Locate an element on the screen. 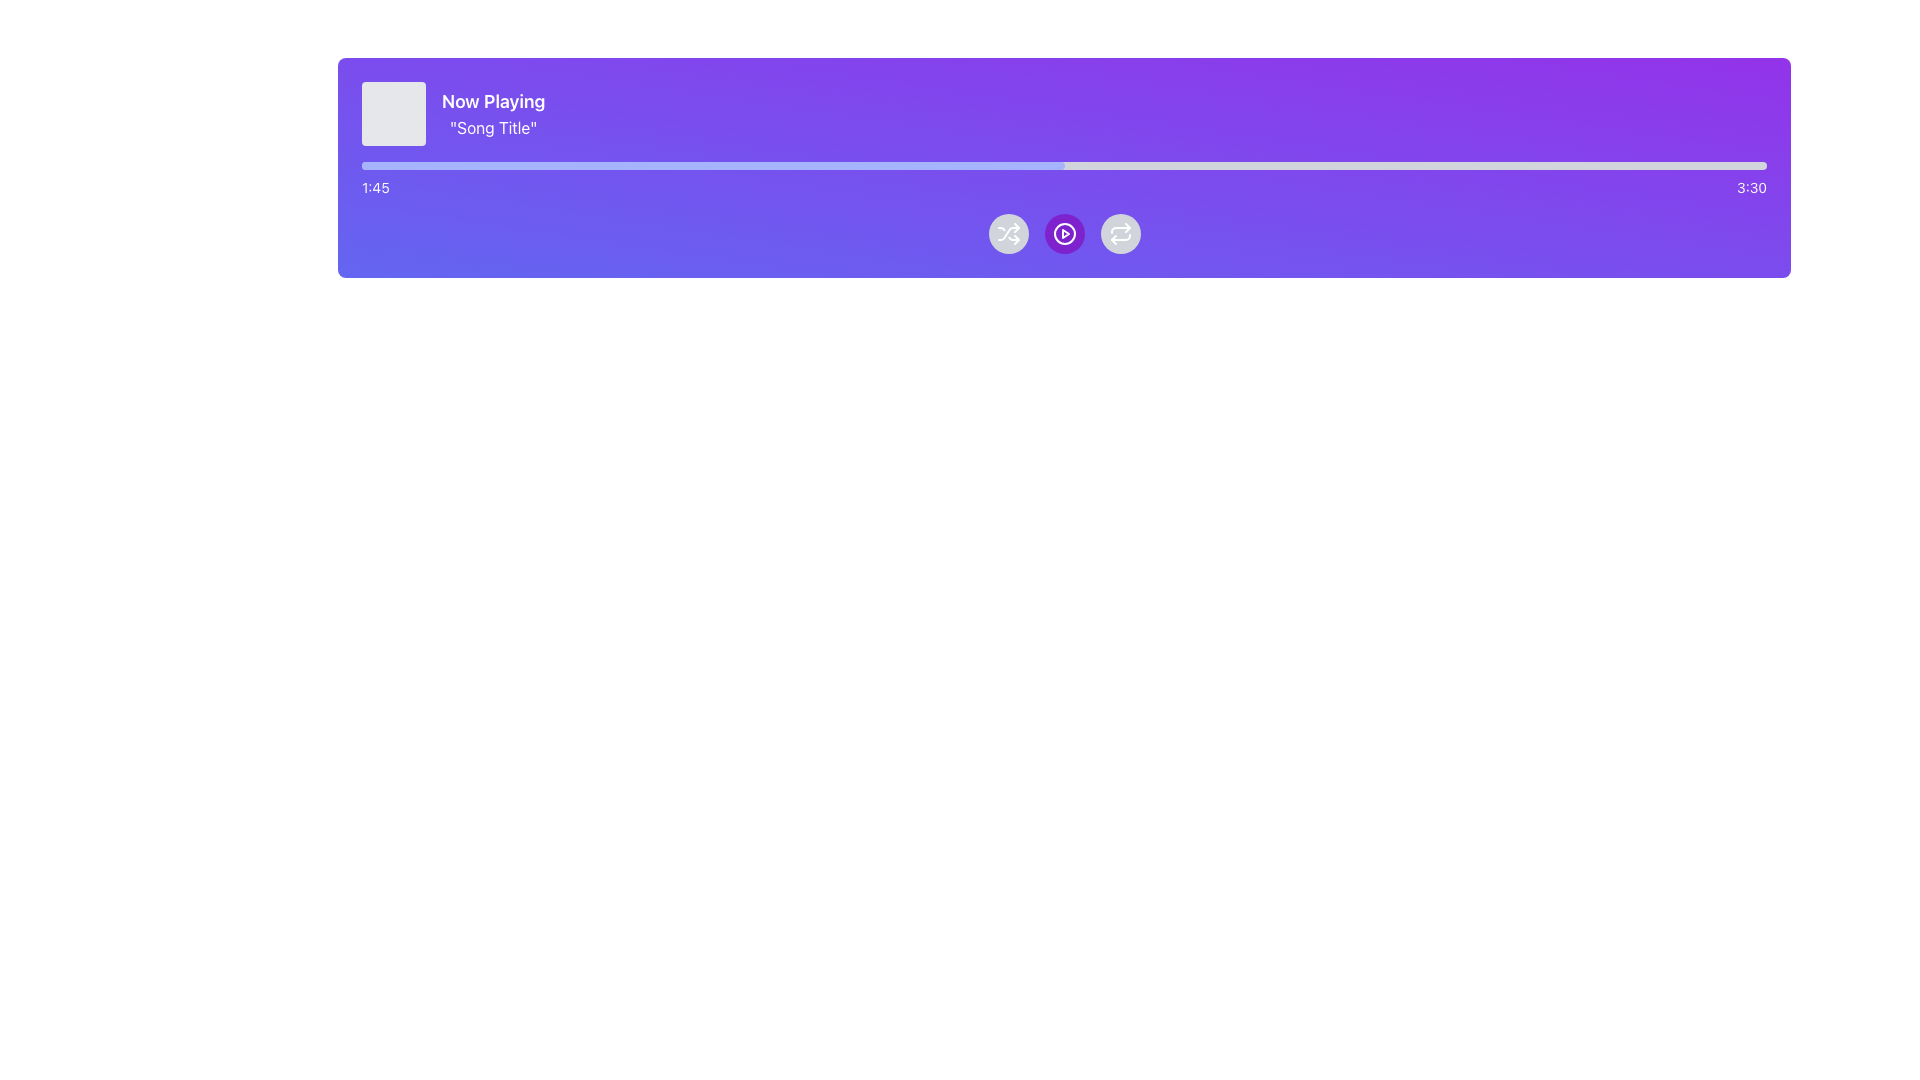  the slider is located at coordinates (696, 164).